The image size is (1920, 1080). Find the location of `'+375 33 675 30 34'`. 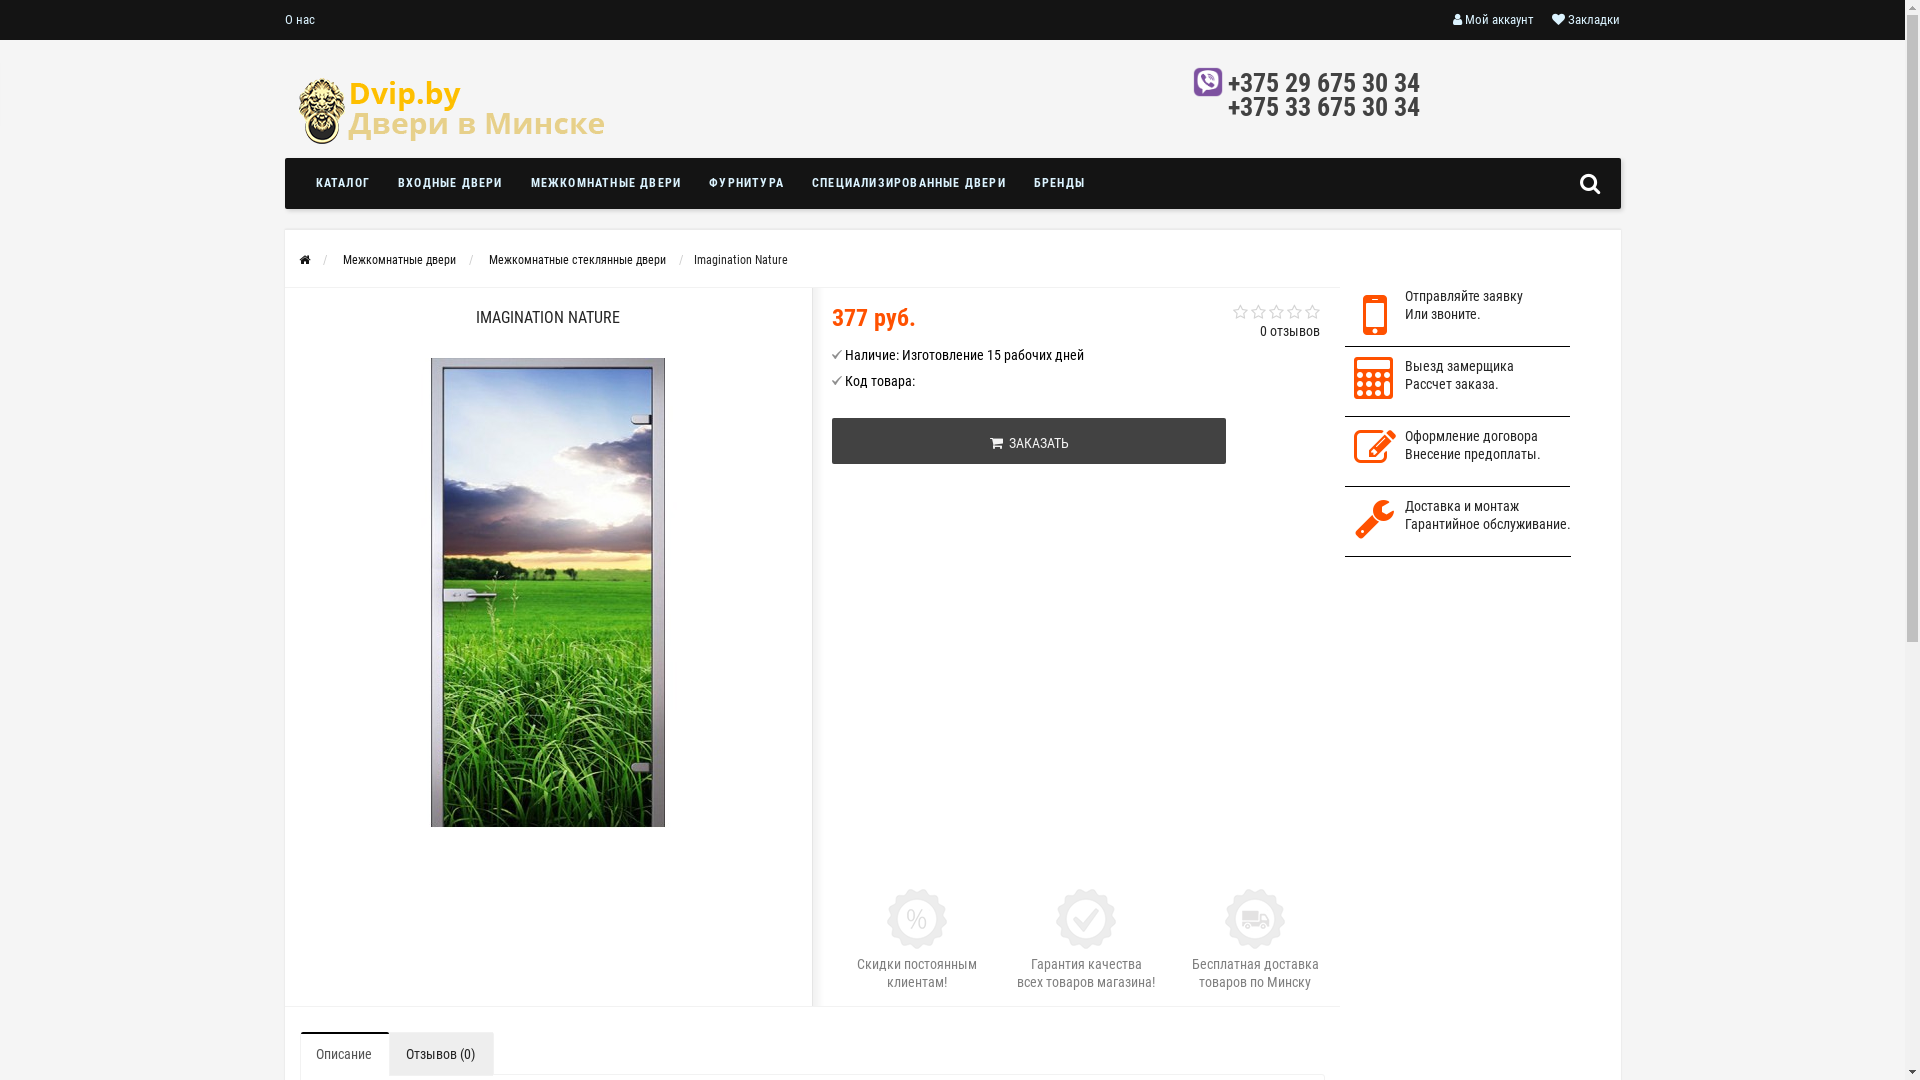

'+375 33 675 30 34' is located at coordinates (1324, 107).